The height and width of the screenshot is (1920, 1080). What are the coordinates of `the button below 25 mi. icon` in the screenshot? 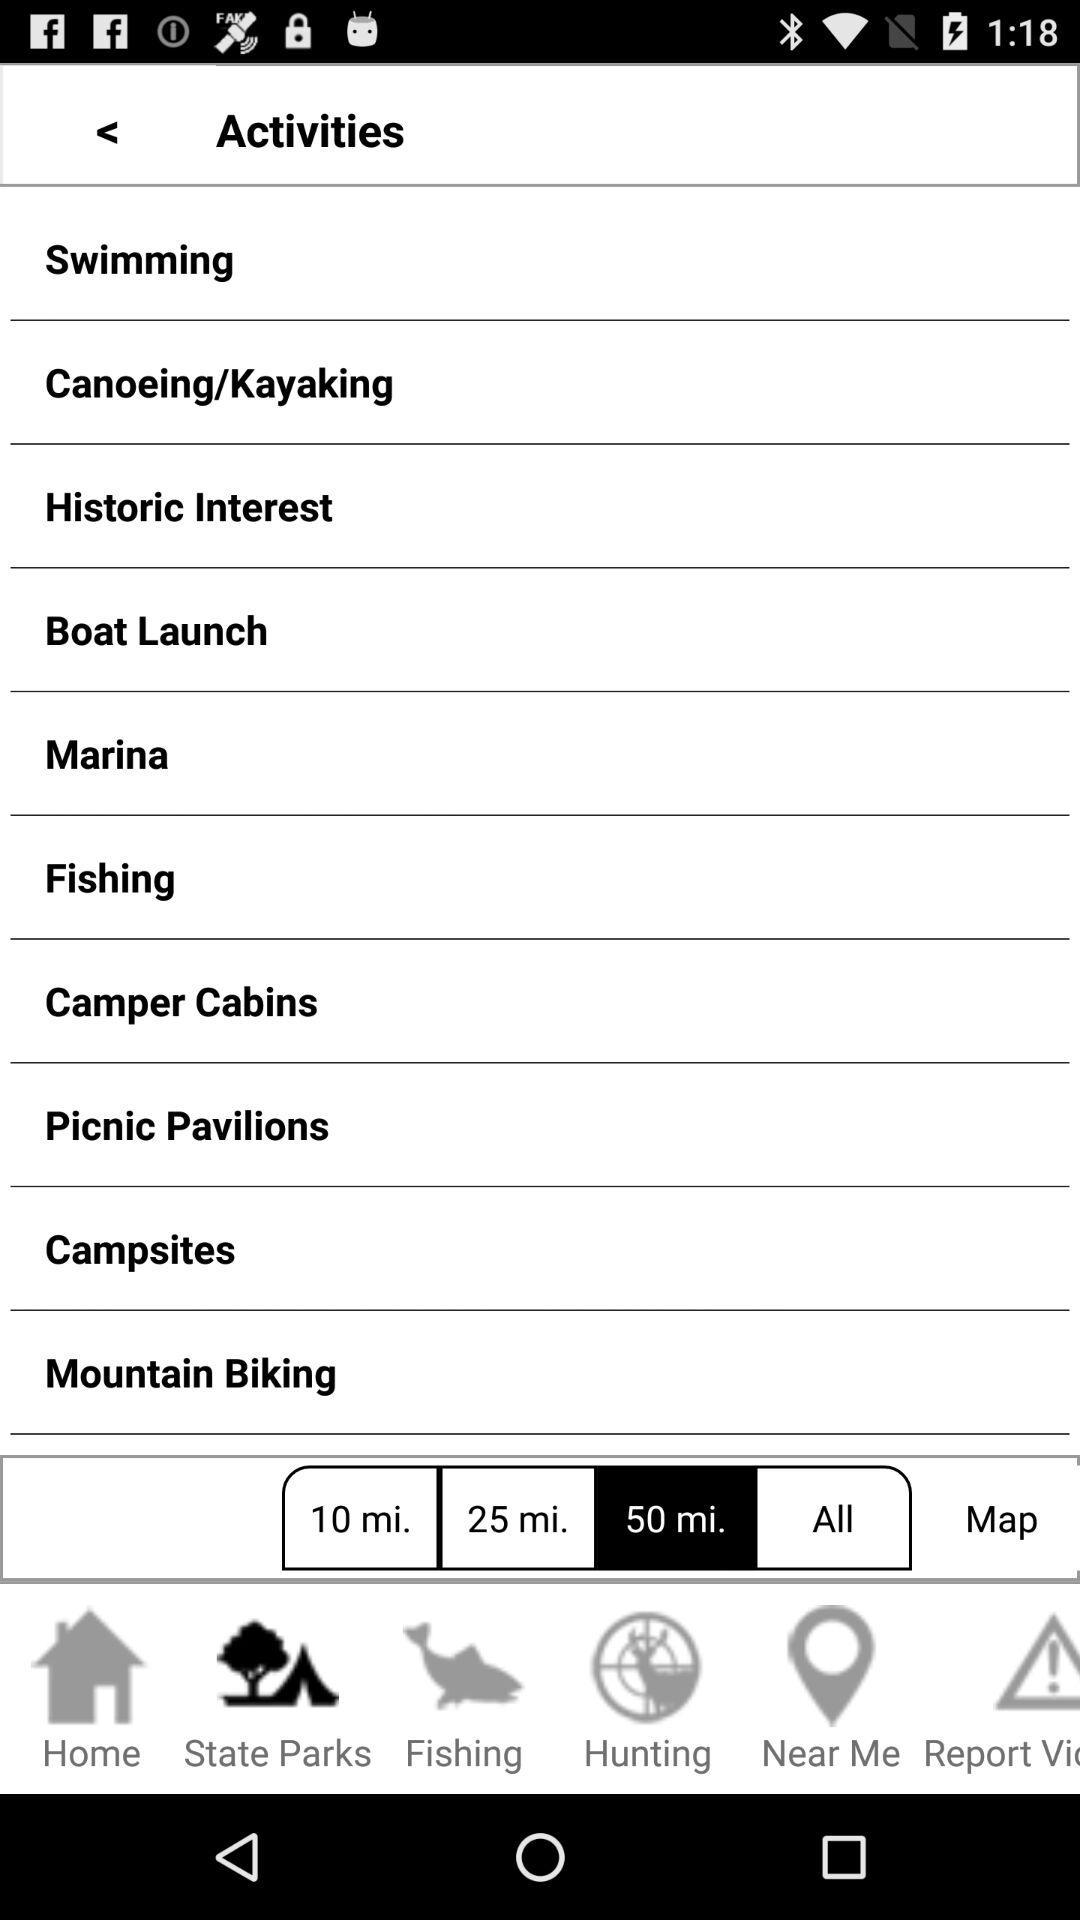 It's located at (647, 1689).